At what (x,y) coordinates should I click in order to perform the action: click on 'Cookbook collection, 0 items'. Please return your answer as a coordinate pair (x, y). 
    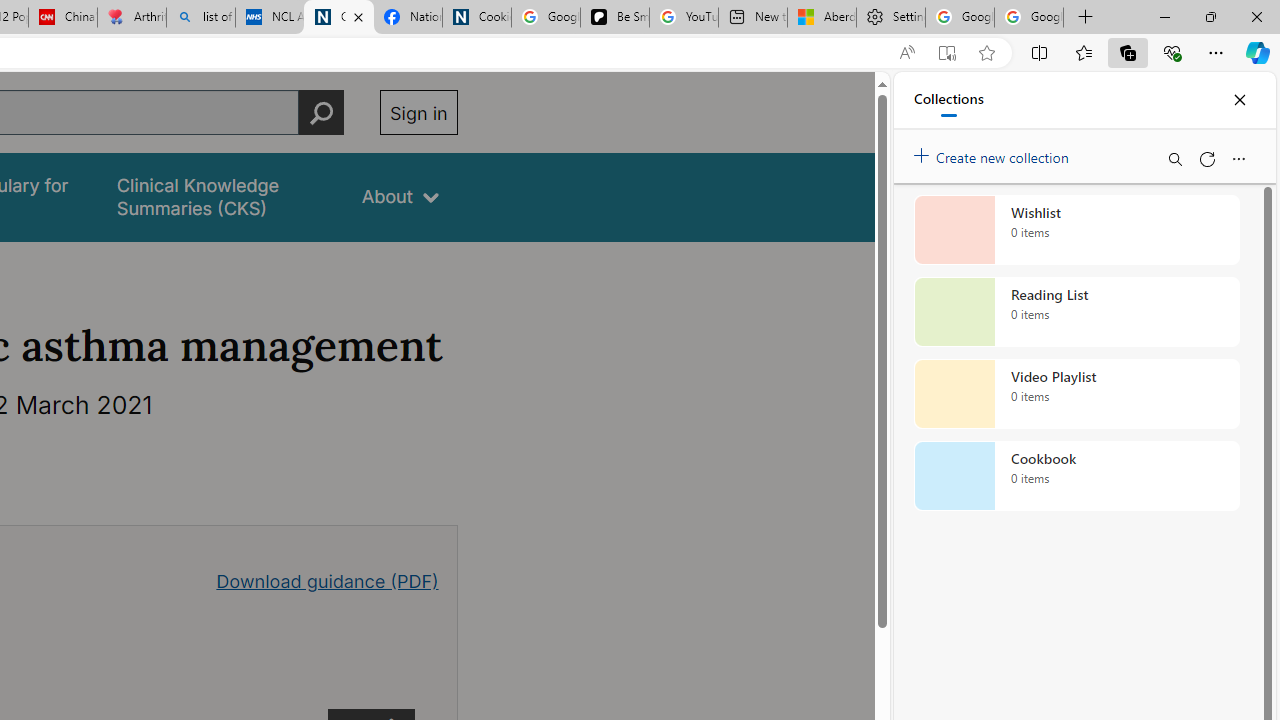
    Looking at the image, I should click on (1076, 475).